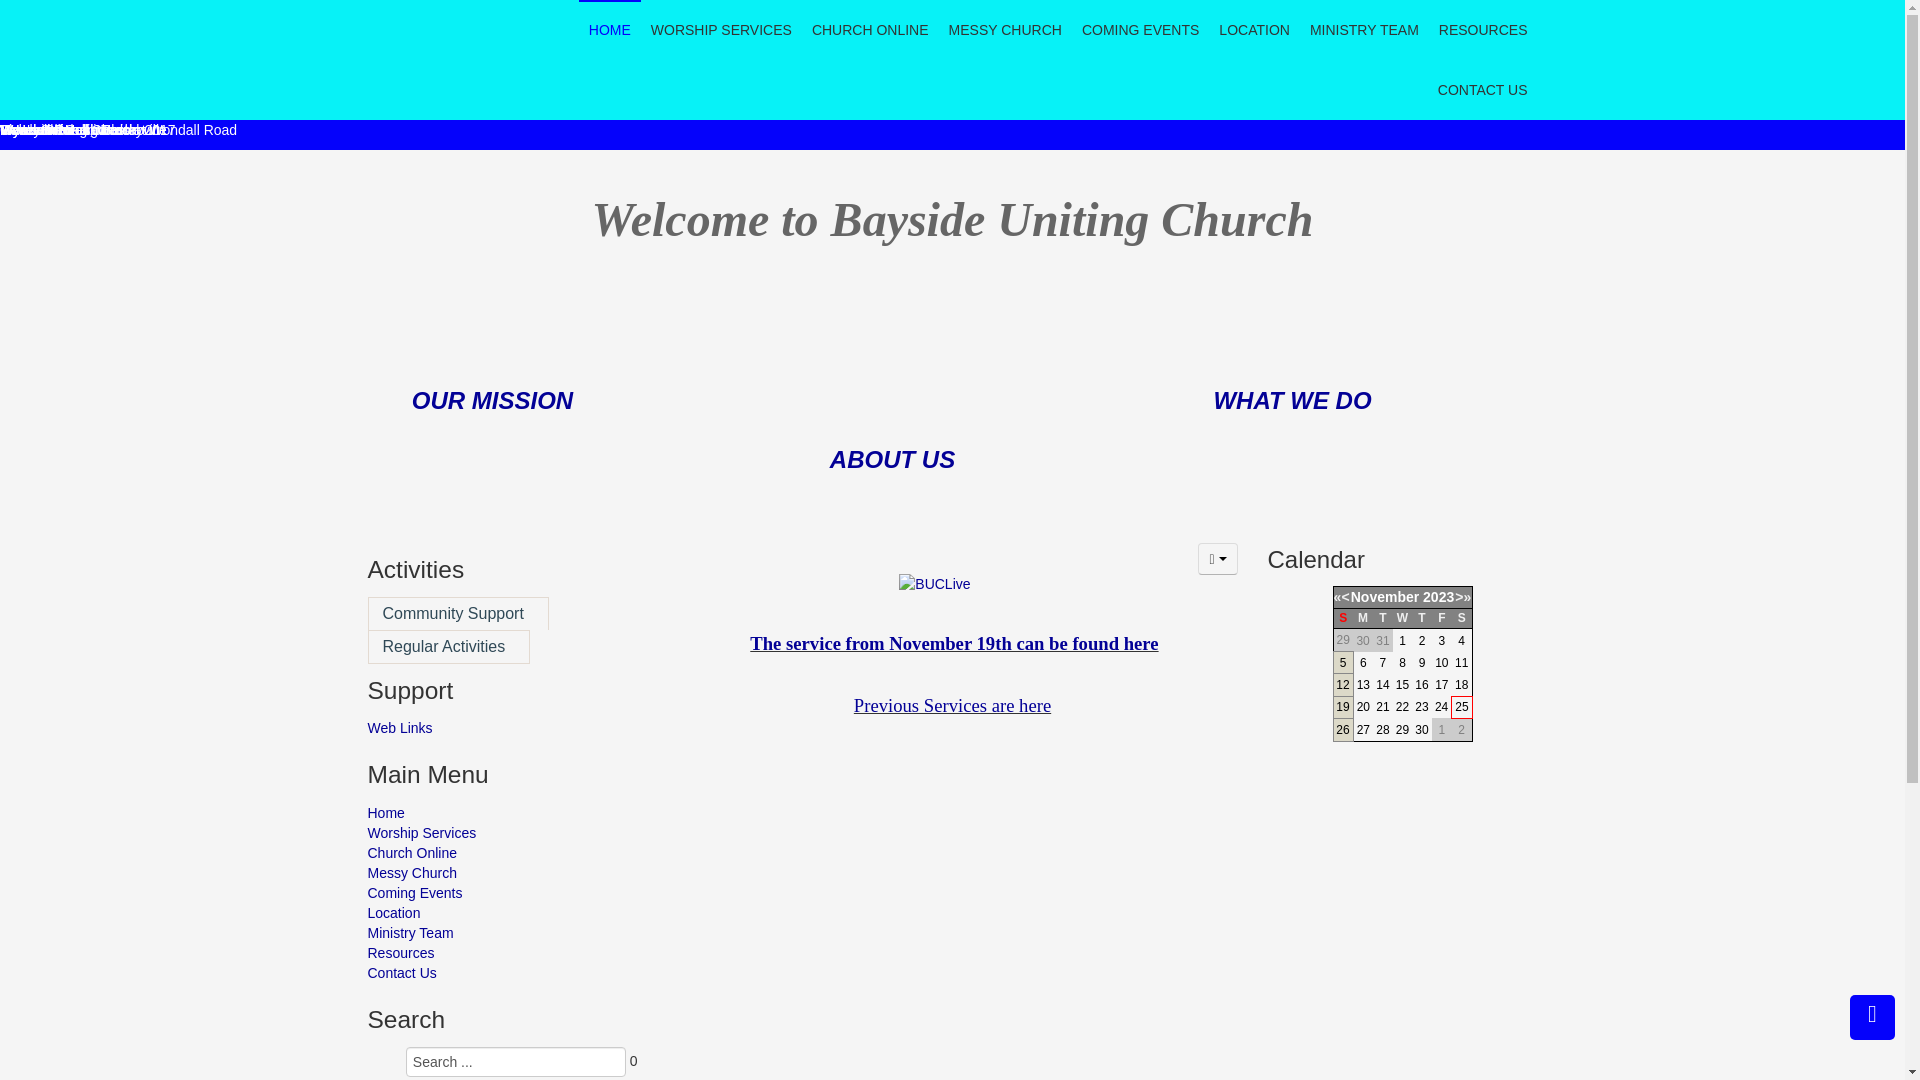 Image resolution: width=1920 pixels, height=1080 pixels. I want to click on '10', so click(1441, 663).